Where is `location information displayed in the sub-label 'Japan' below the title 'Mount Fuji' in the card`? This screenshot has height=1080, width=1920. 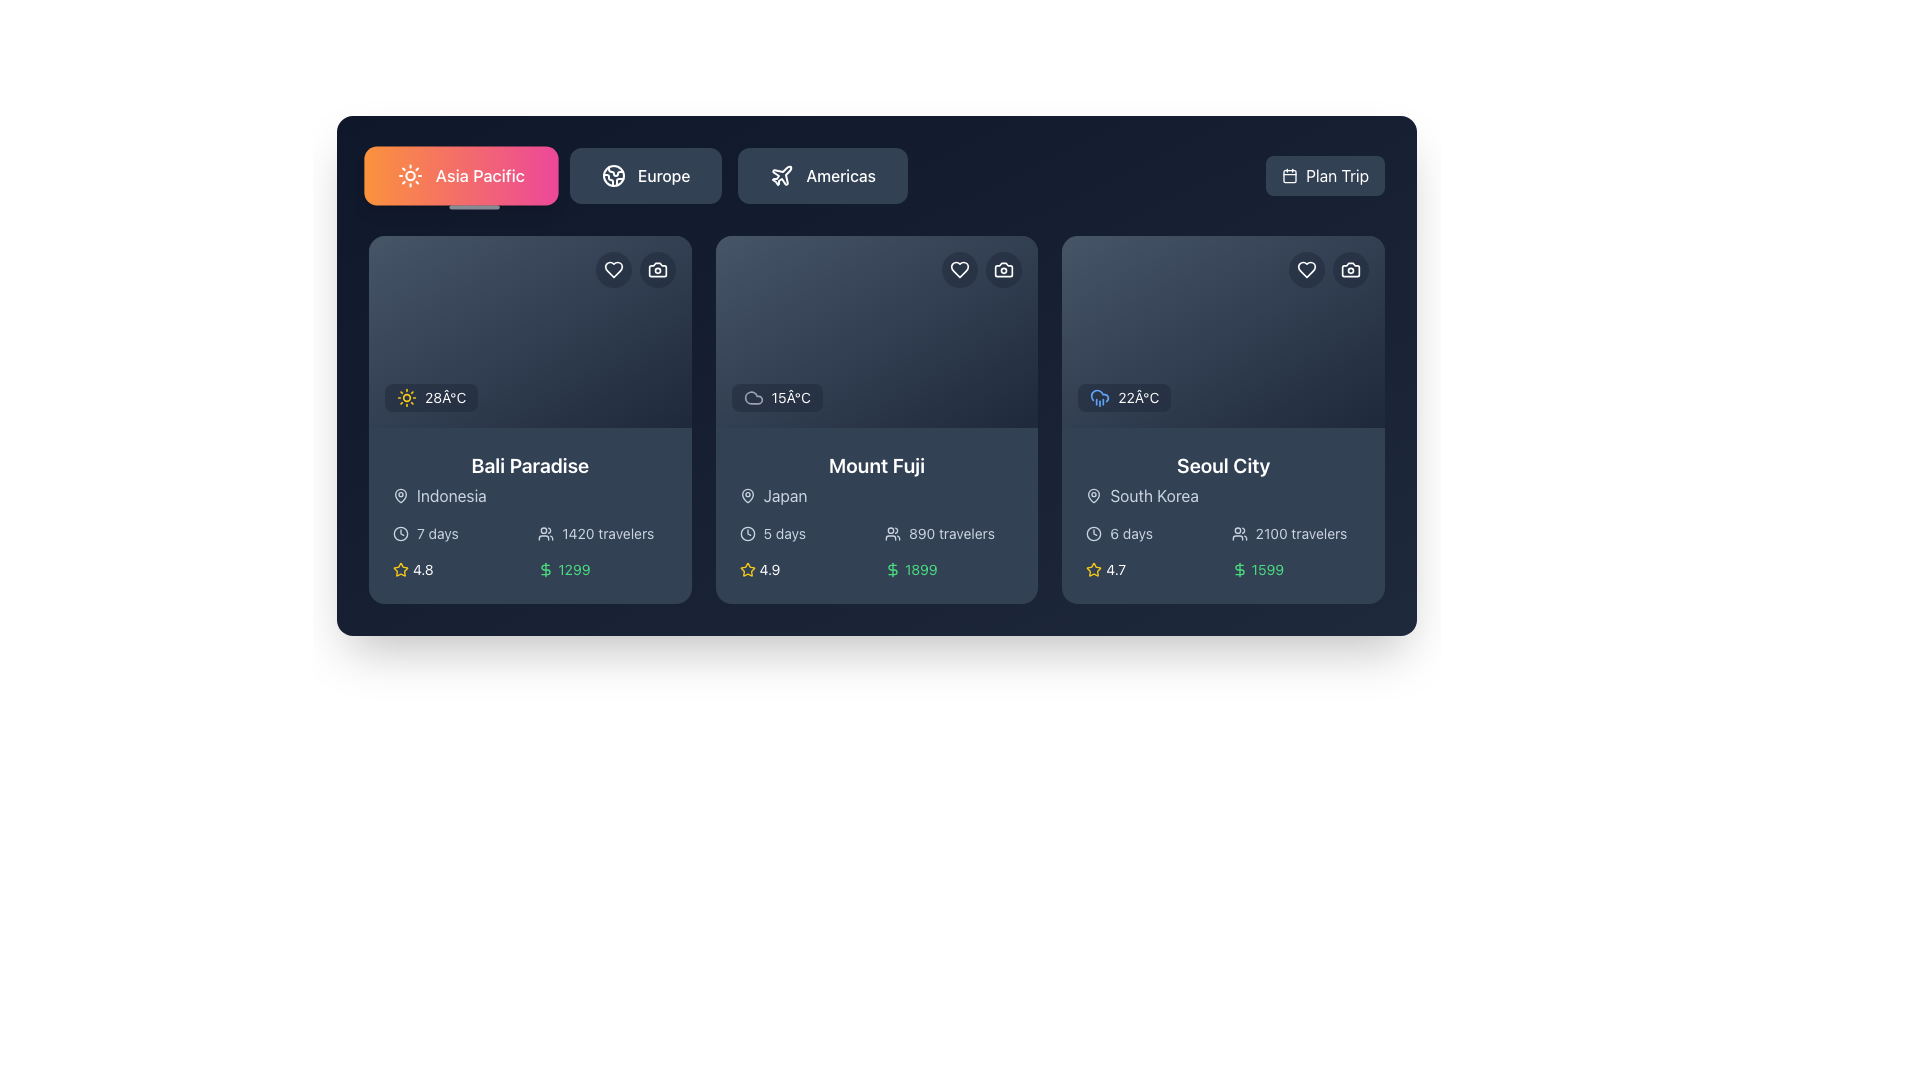 location information displayed in the sub-label 'Japan' below the title 'Mount Fuji' in the card is located at coordinates (877, 479).